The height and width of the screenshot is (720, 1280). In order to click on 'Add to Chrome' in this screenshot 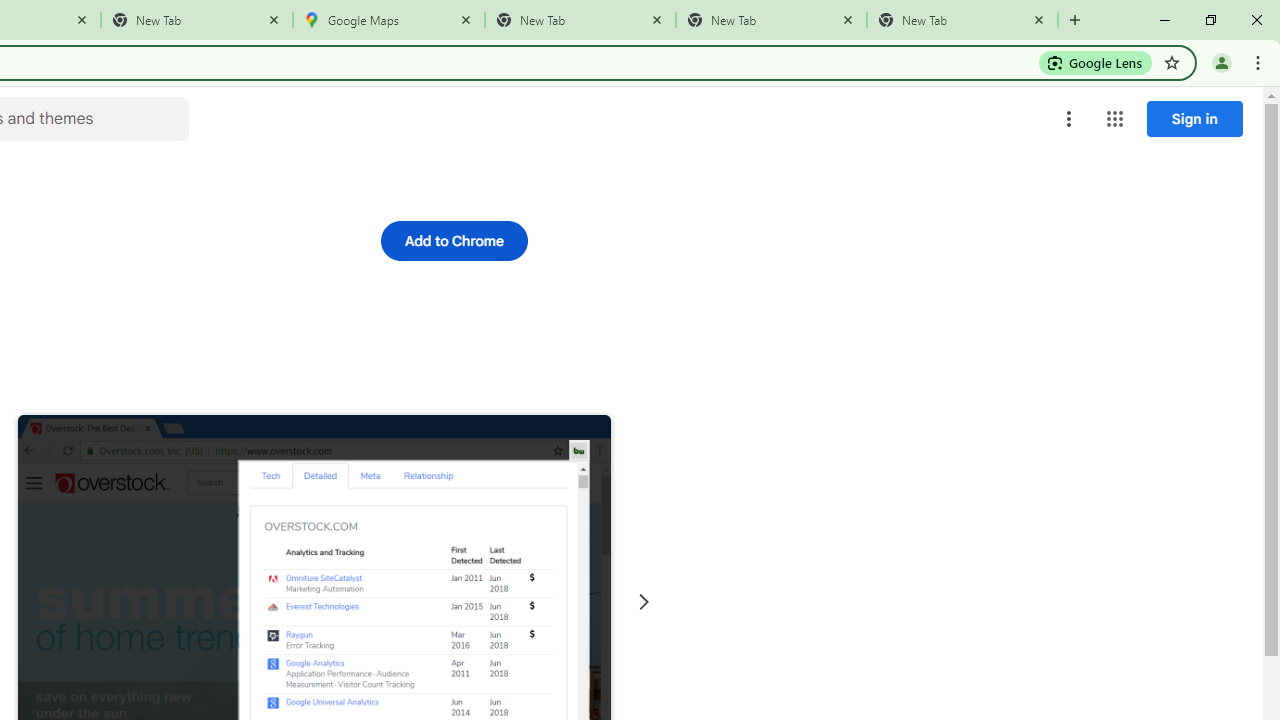, I will do `click(452, 239)`.